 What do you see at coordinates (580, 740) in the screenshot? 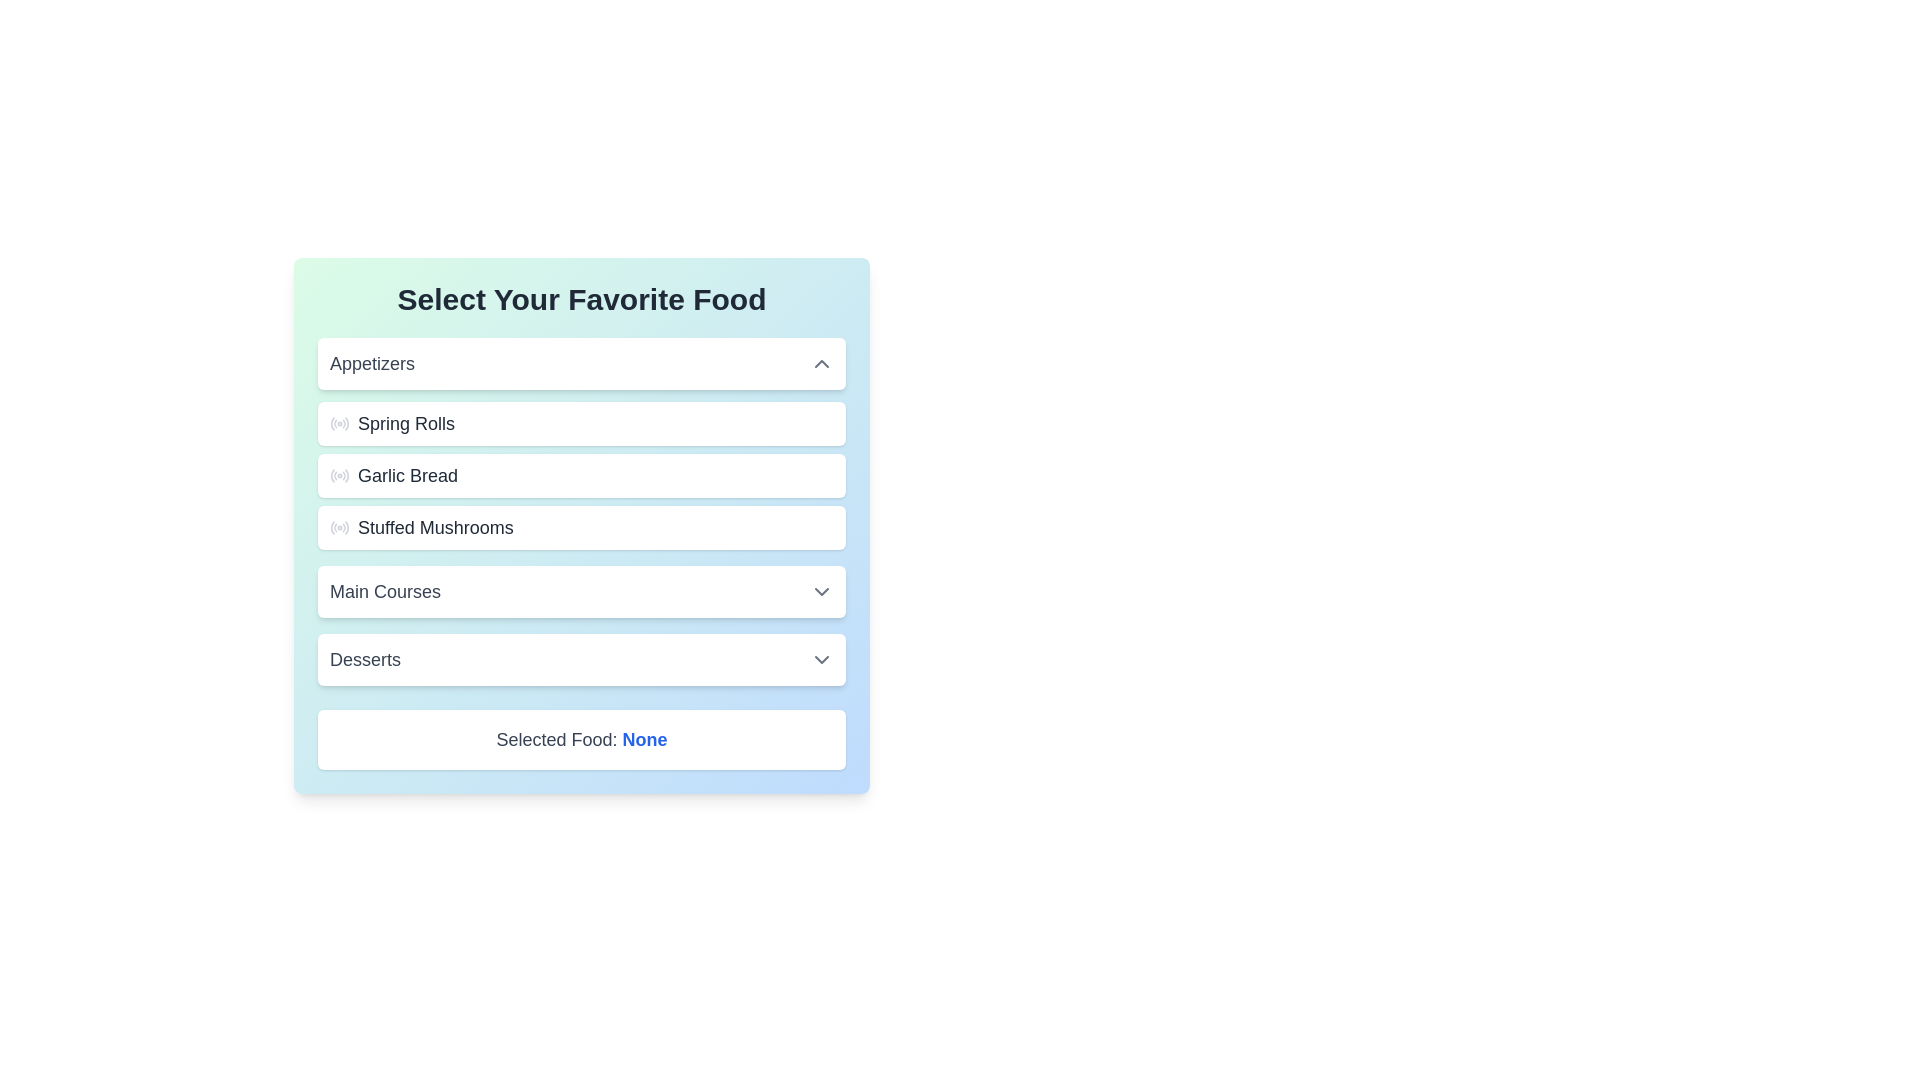
I see `displayed text from the Text display component that shows 'Selected Food: None.'` at bounding box center [580, 740].